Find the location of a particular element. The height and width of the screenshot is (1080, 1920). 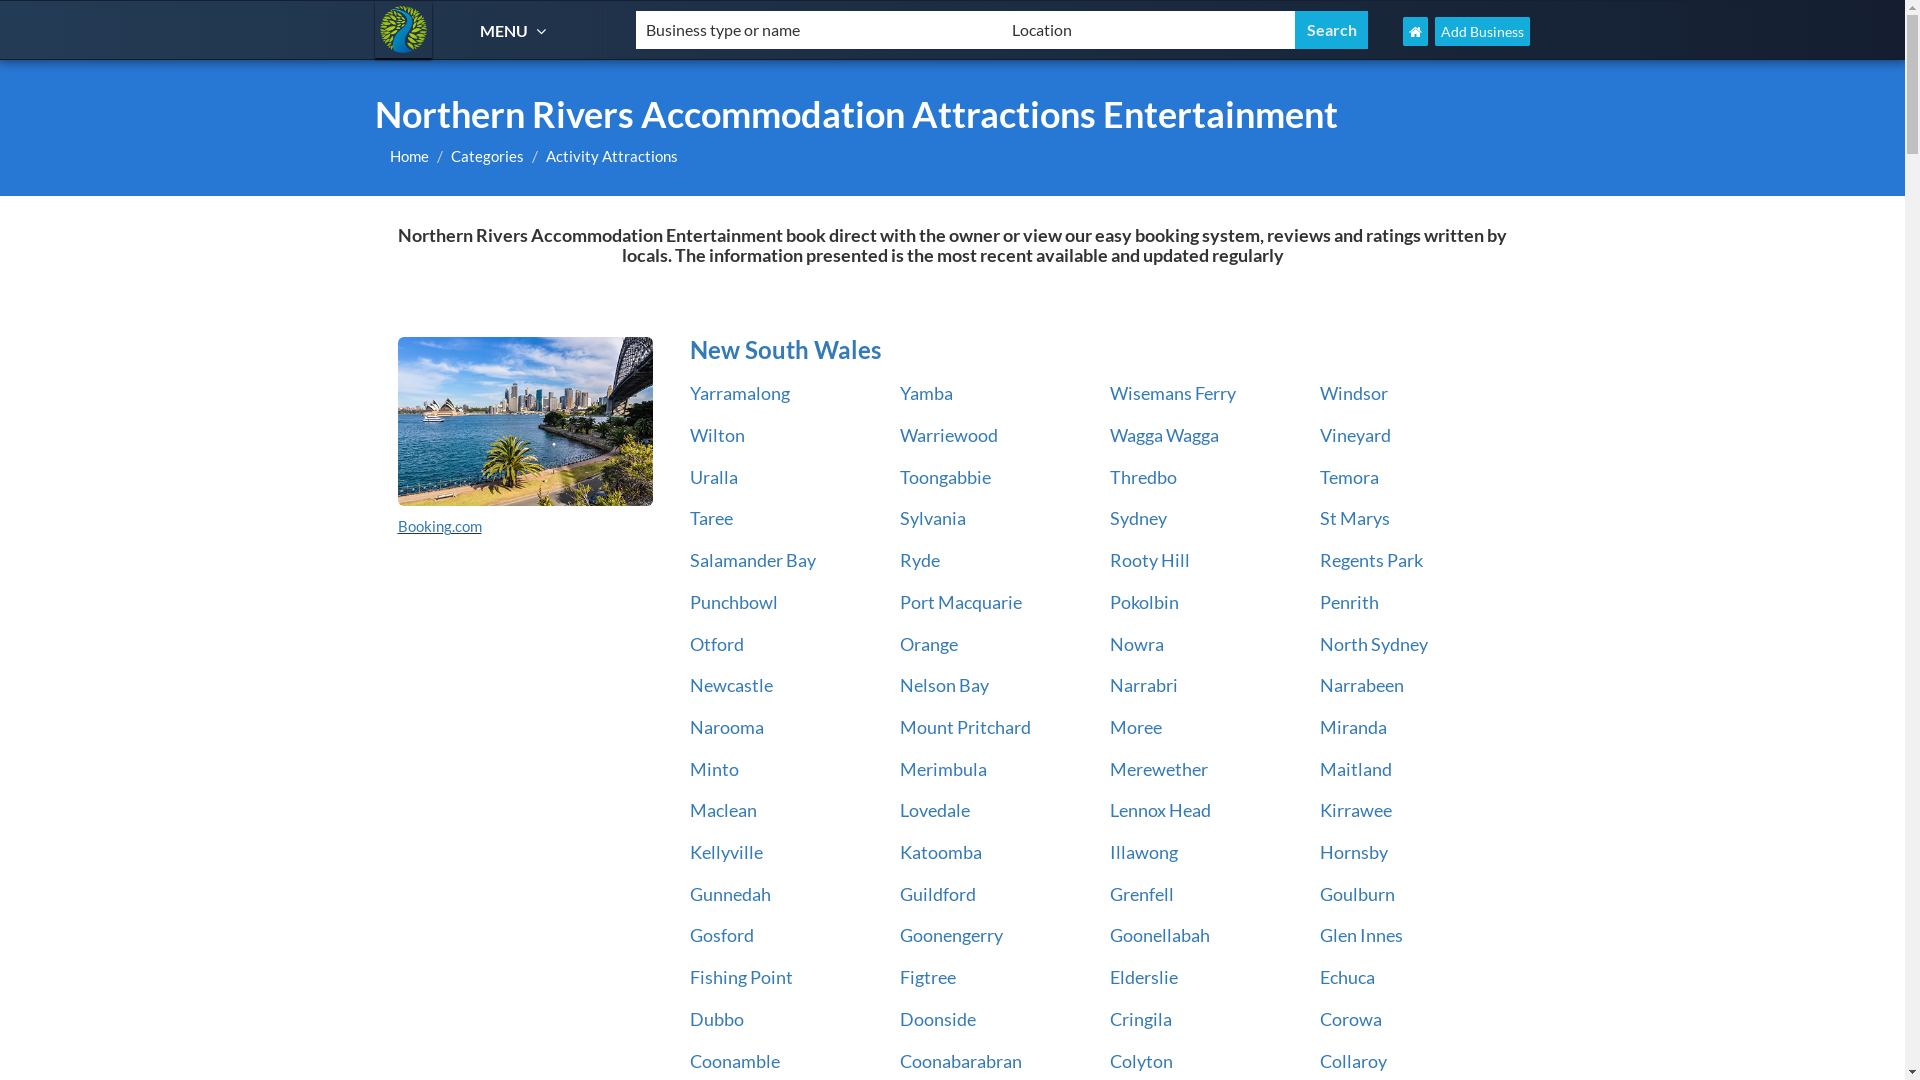

'Rooty Hill' is located at coordinates (1150, 559).